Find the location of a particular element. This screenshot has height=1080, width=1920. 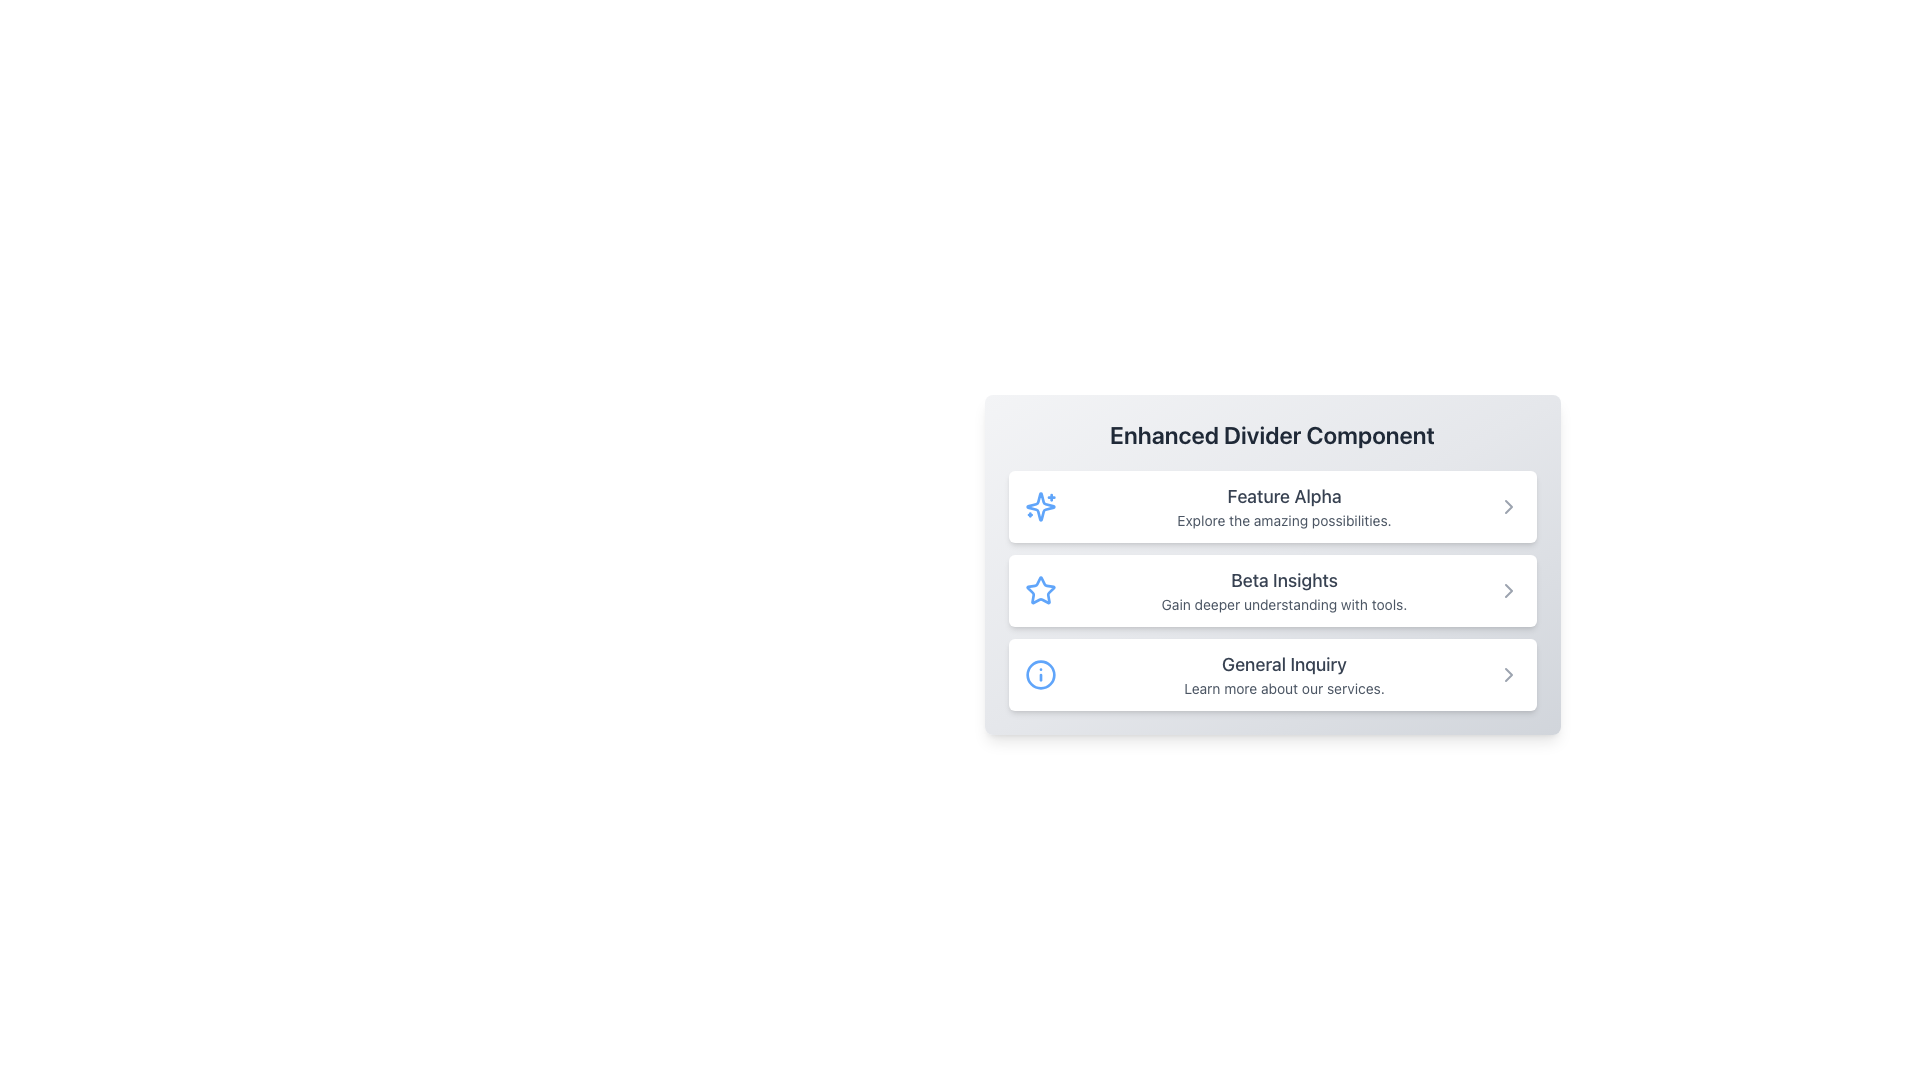

the chevron icon located at the right edge of the 'Feature Alpha' card is located at coordinates (1508, 505).